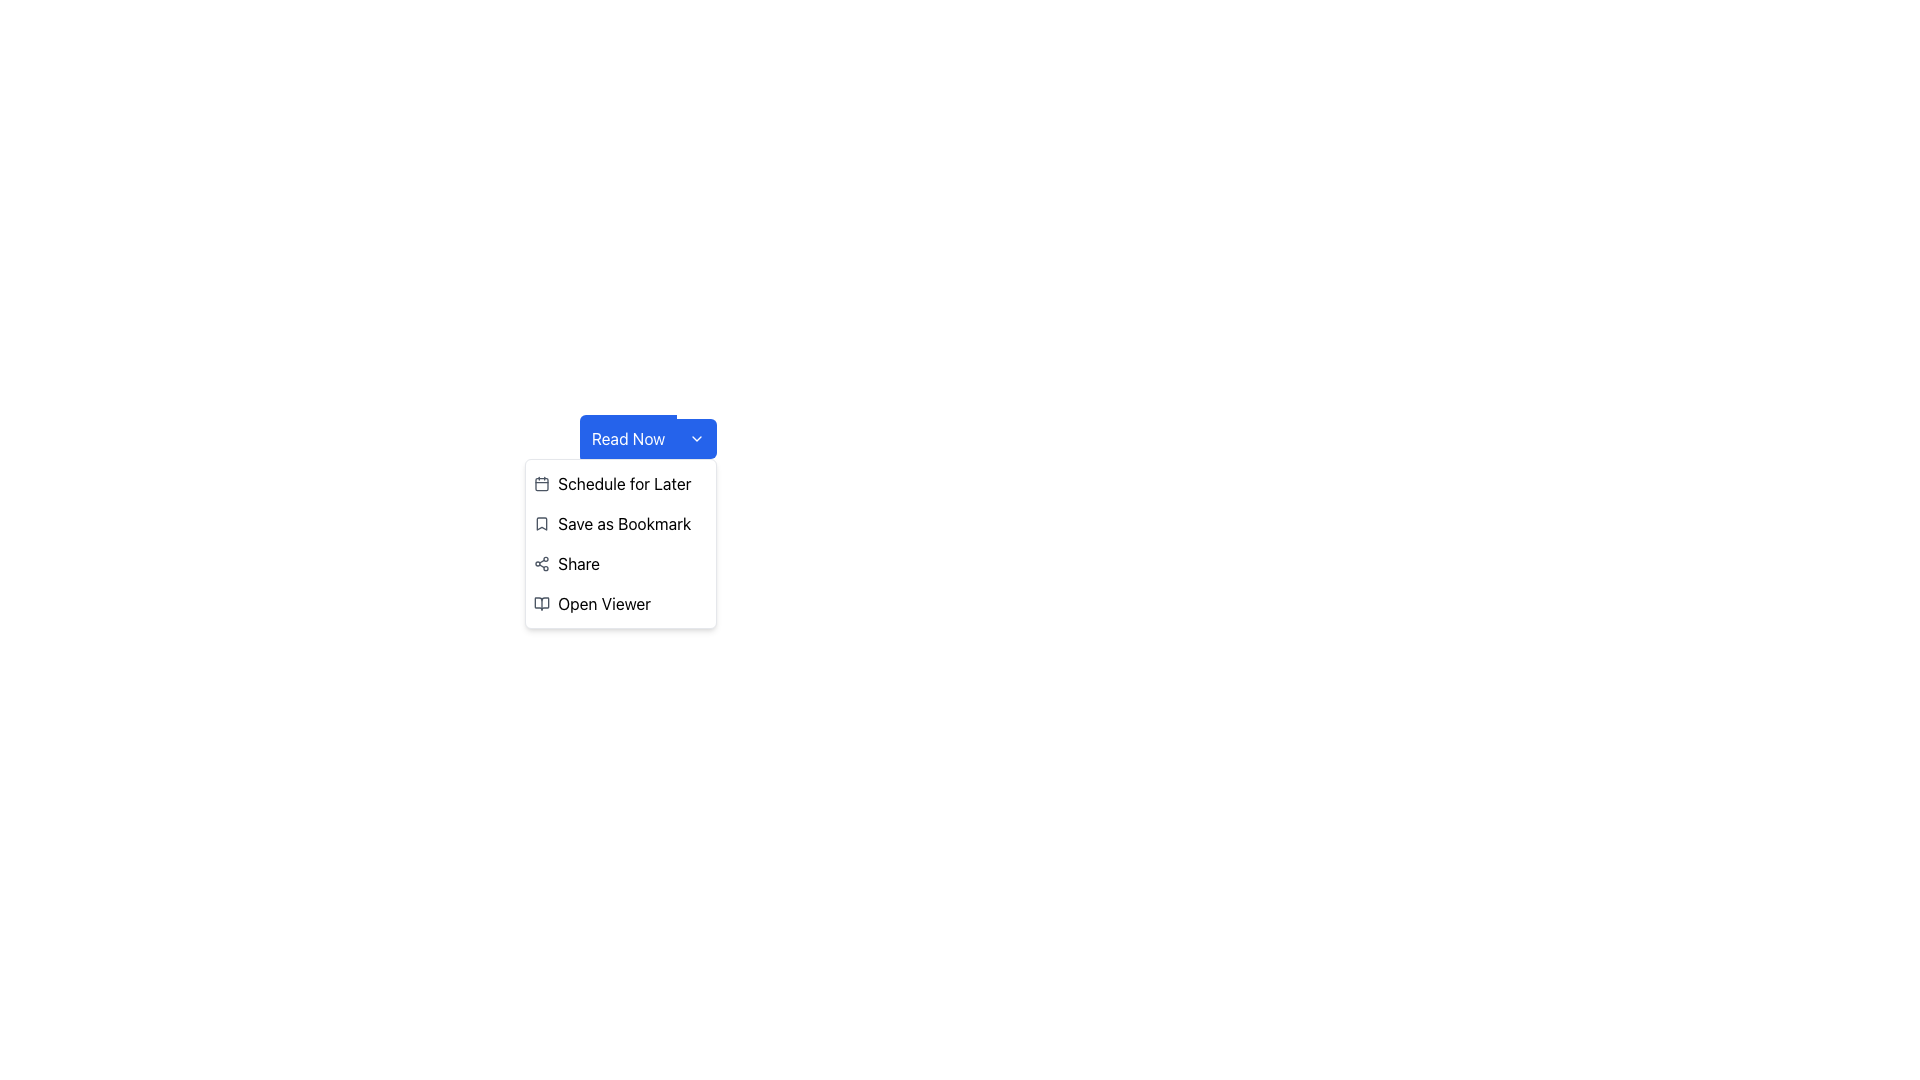 This screenshot has height=1080, width=1920. What do you see at coordinates (697, 438) in the screenshot?
I see `the chevron icon located at the right edge of the 'Read Now' button, which indicates additional options or a dropdown menu` at bounding box center [697, 438].